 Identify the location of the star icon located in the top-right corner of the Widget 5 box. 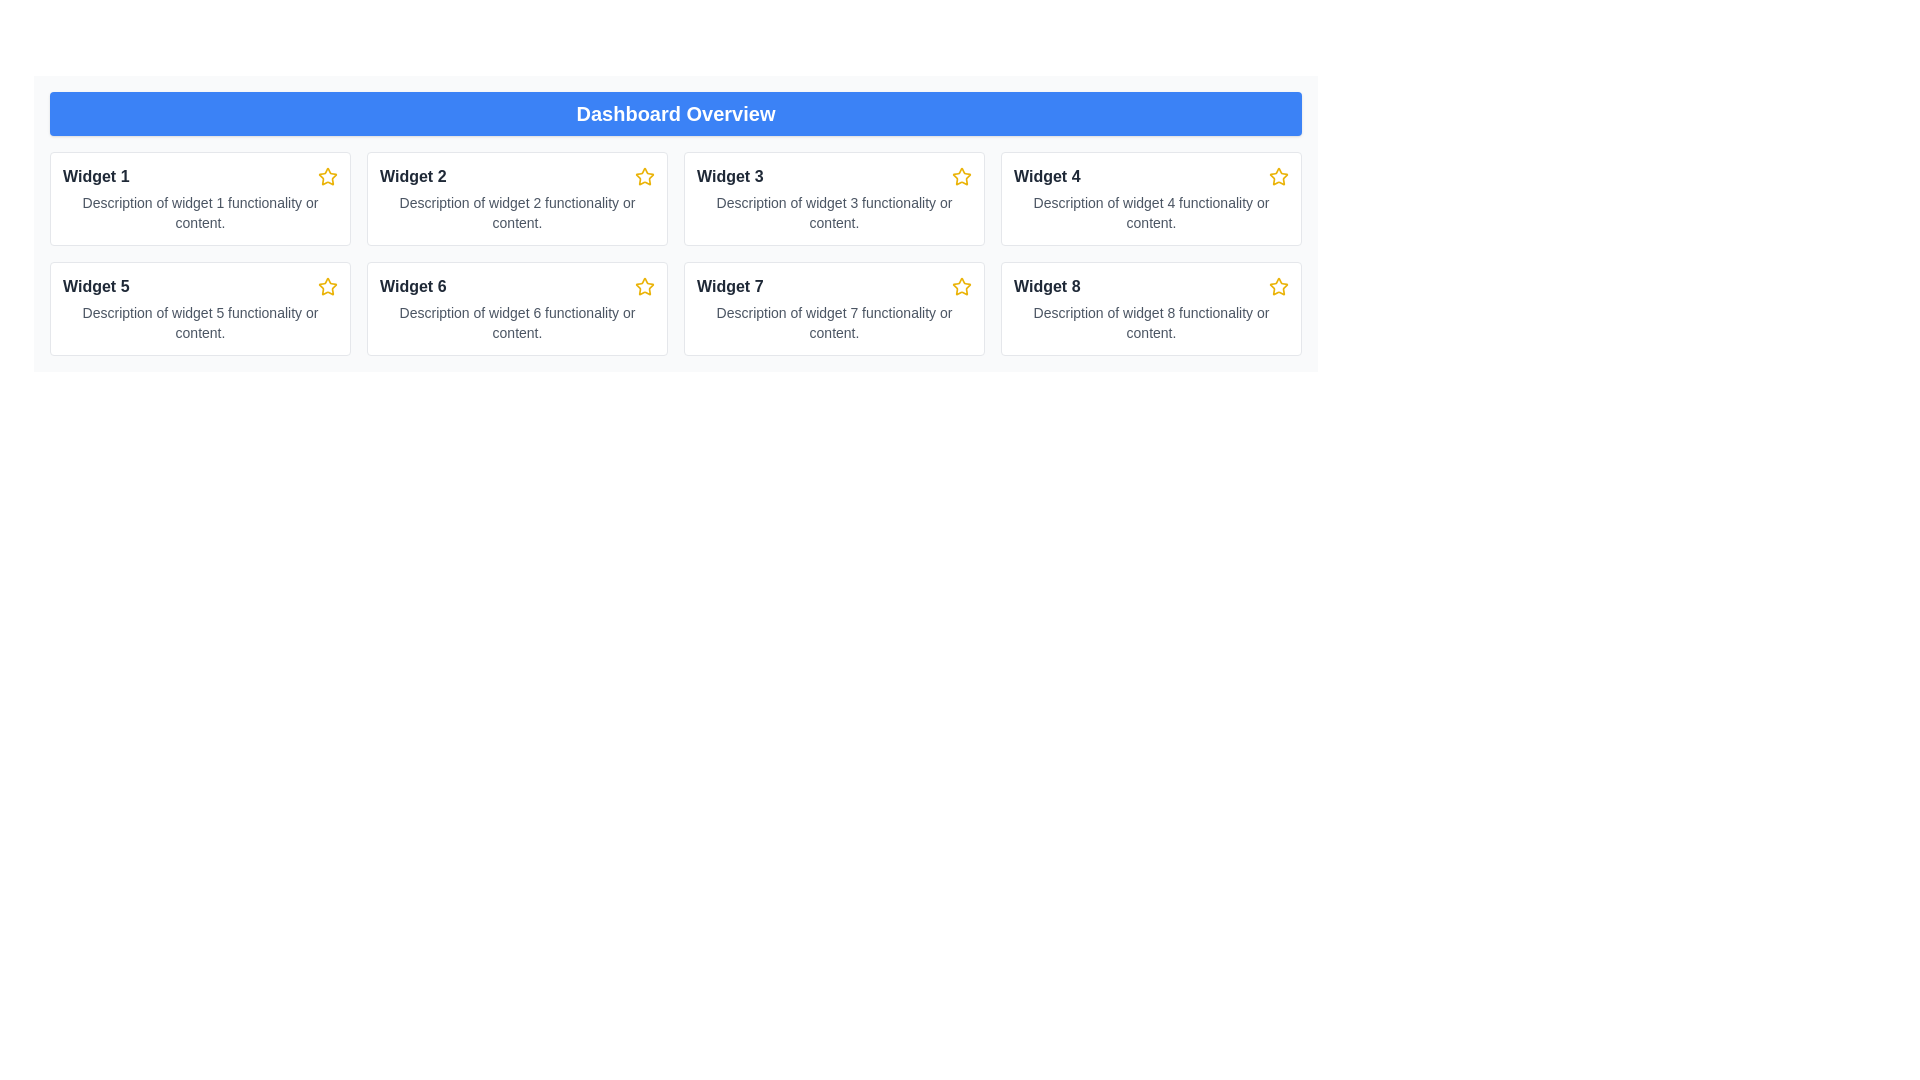
(327, 286).